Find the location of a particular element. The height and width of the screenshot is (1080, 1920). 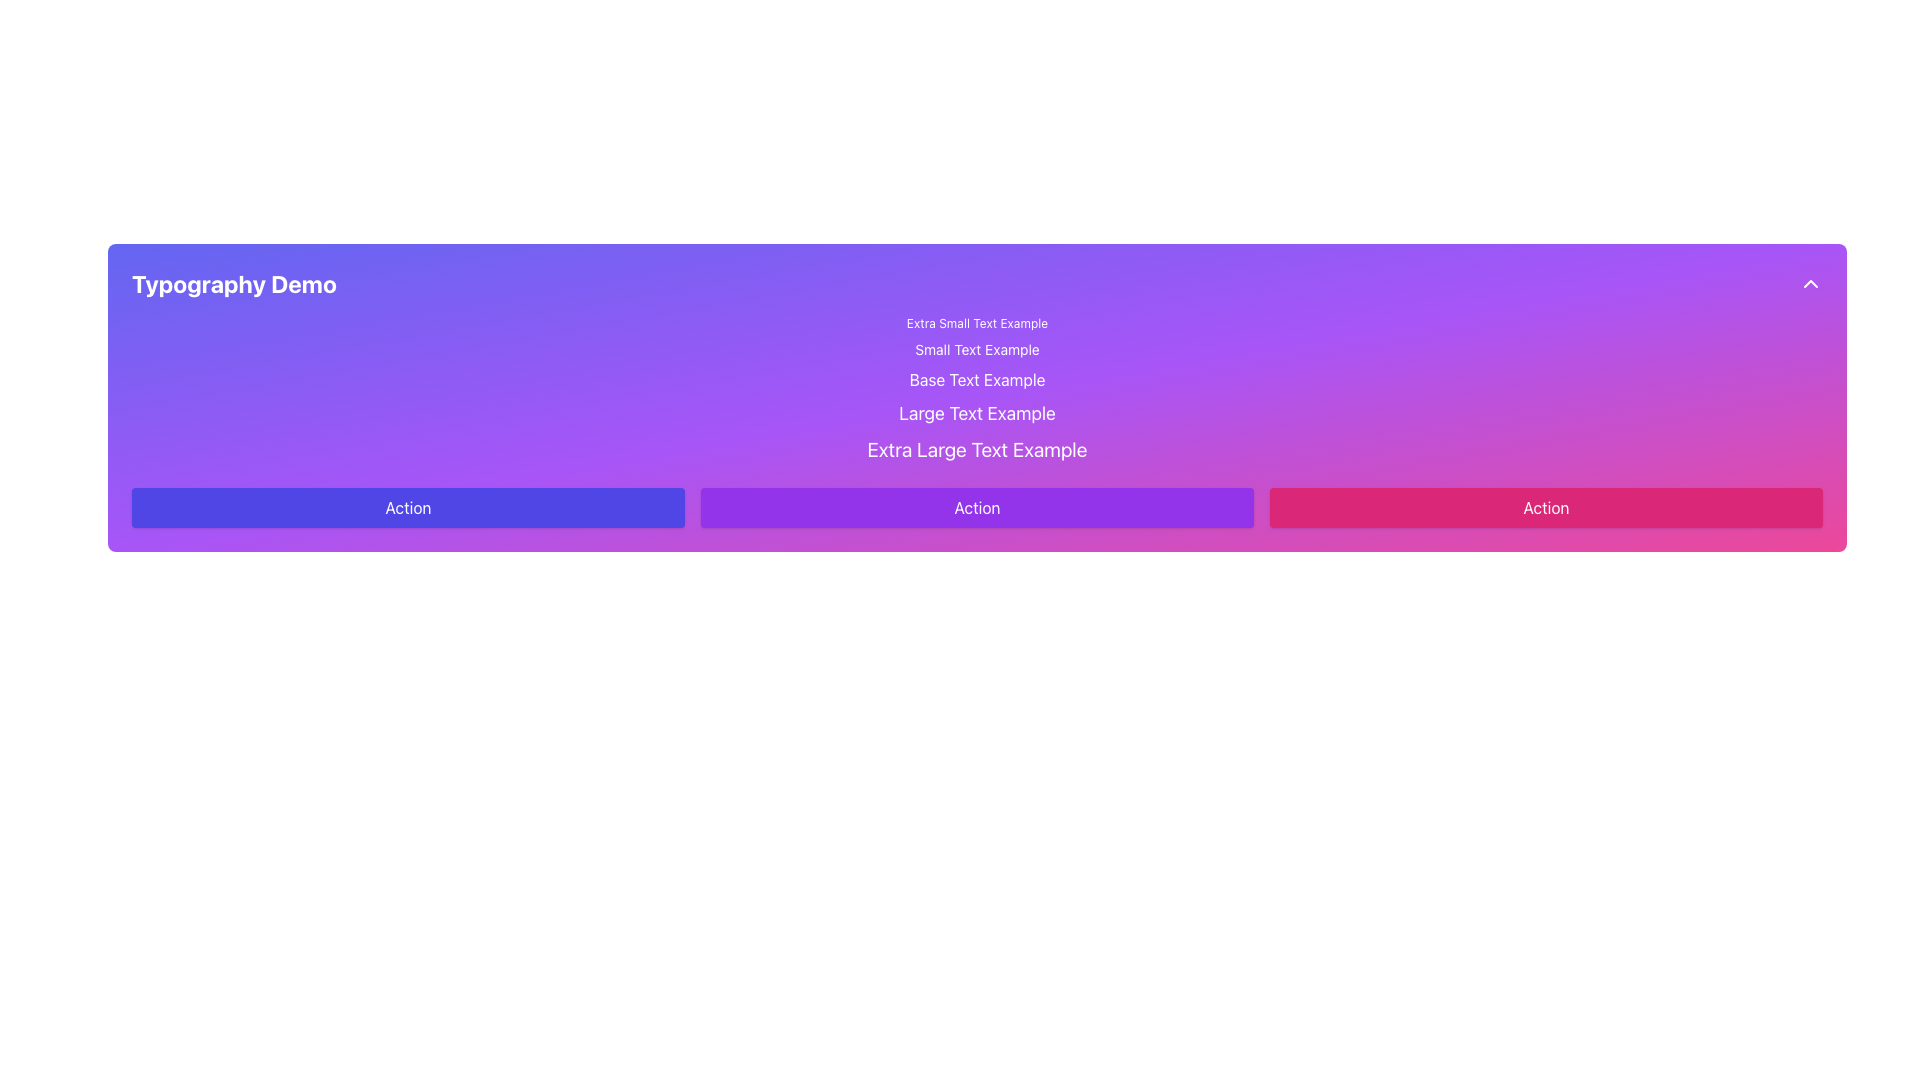

the content of the bold text label that reads 'Typography Demo', positioned towards the top-left corner of the interface is located at coordinates (234, 284).